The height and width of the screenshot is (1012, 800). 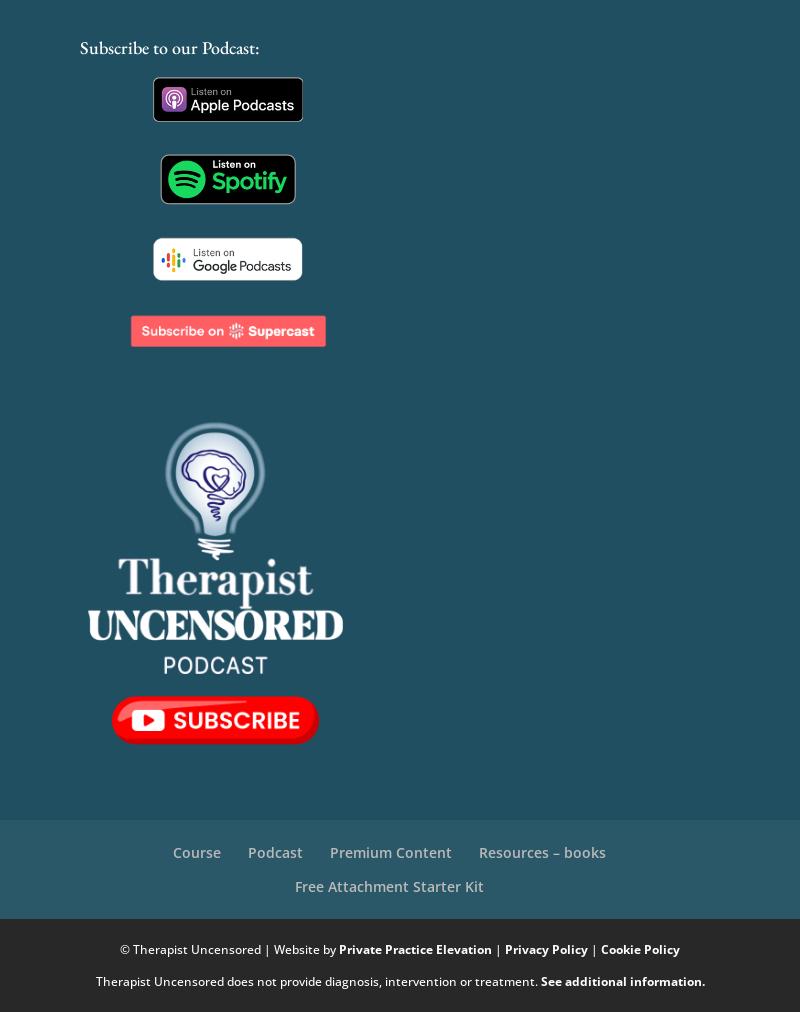 What do you see at coordinates (328, 850) in the screenshot?
I see `'Premium Content'` at bounding box center [328, 850].